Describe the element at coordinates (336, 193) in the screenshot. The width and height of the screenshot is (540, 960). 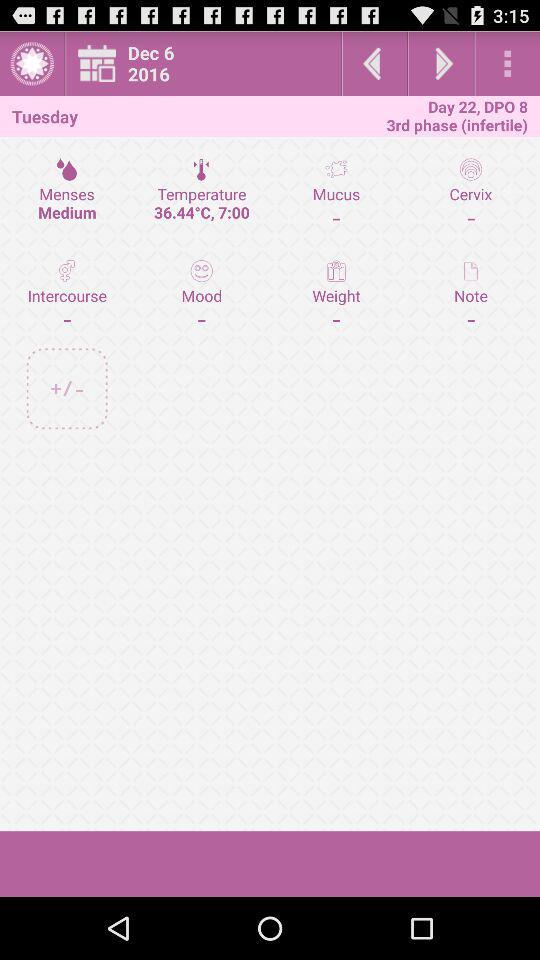
I see `mucus` at that location.